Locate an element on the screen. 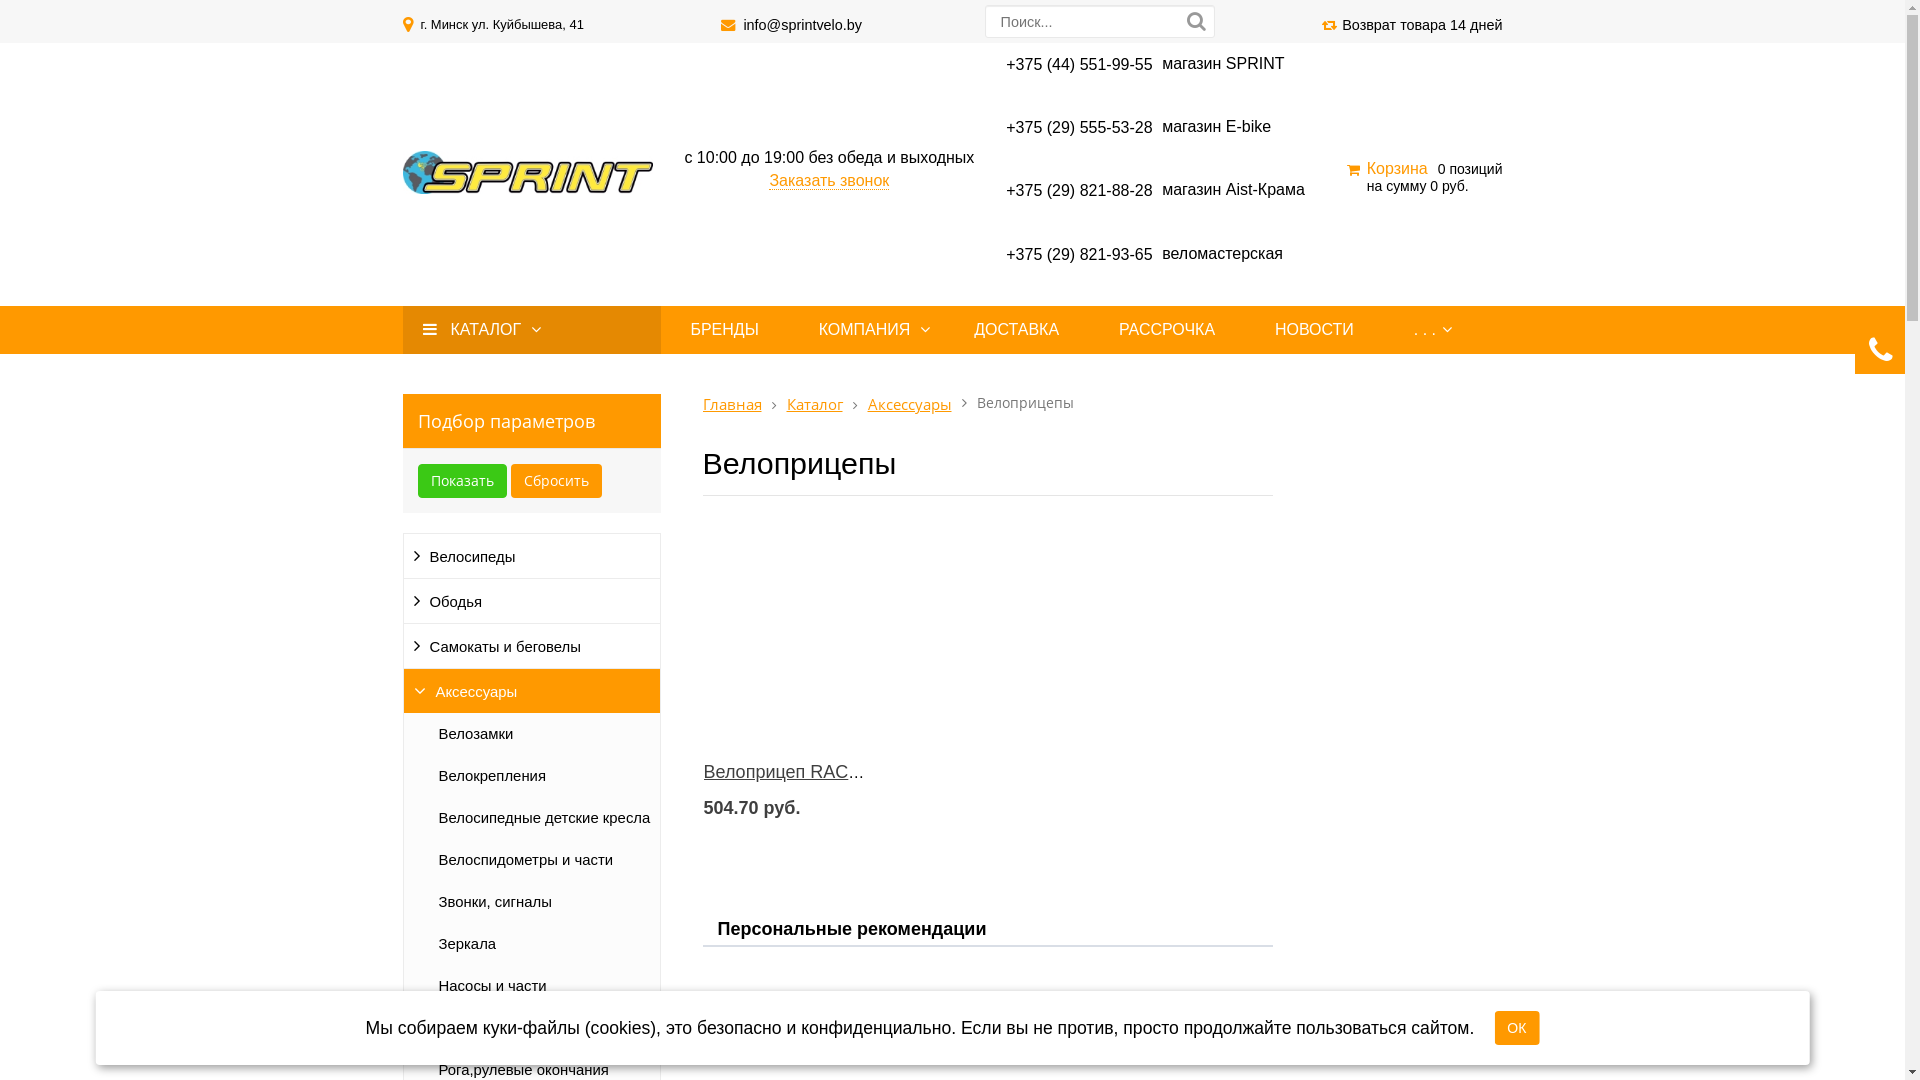 The height and width of the screenshot is (1080, 1920). 'info@sprintvelo.by' is located at coordinates (802, 24).